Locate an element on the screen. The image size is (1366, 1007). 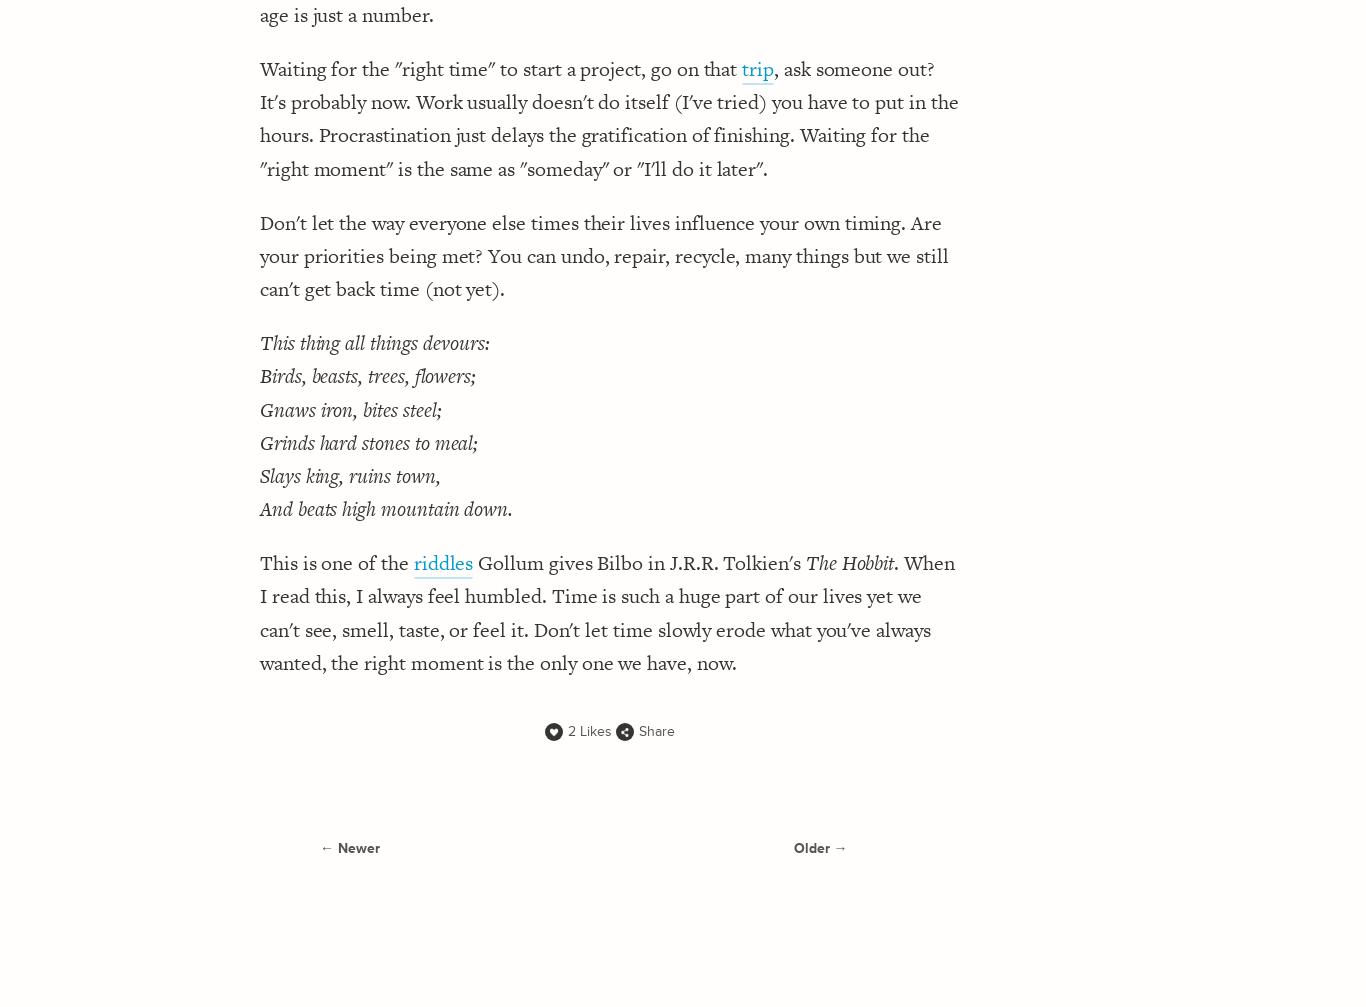
'Grinds hard stones to meal;' is located at coordinates (259, 441).